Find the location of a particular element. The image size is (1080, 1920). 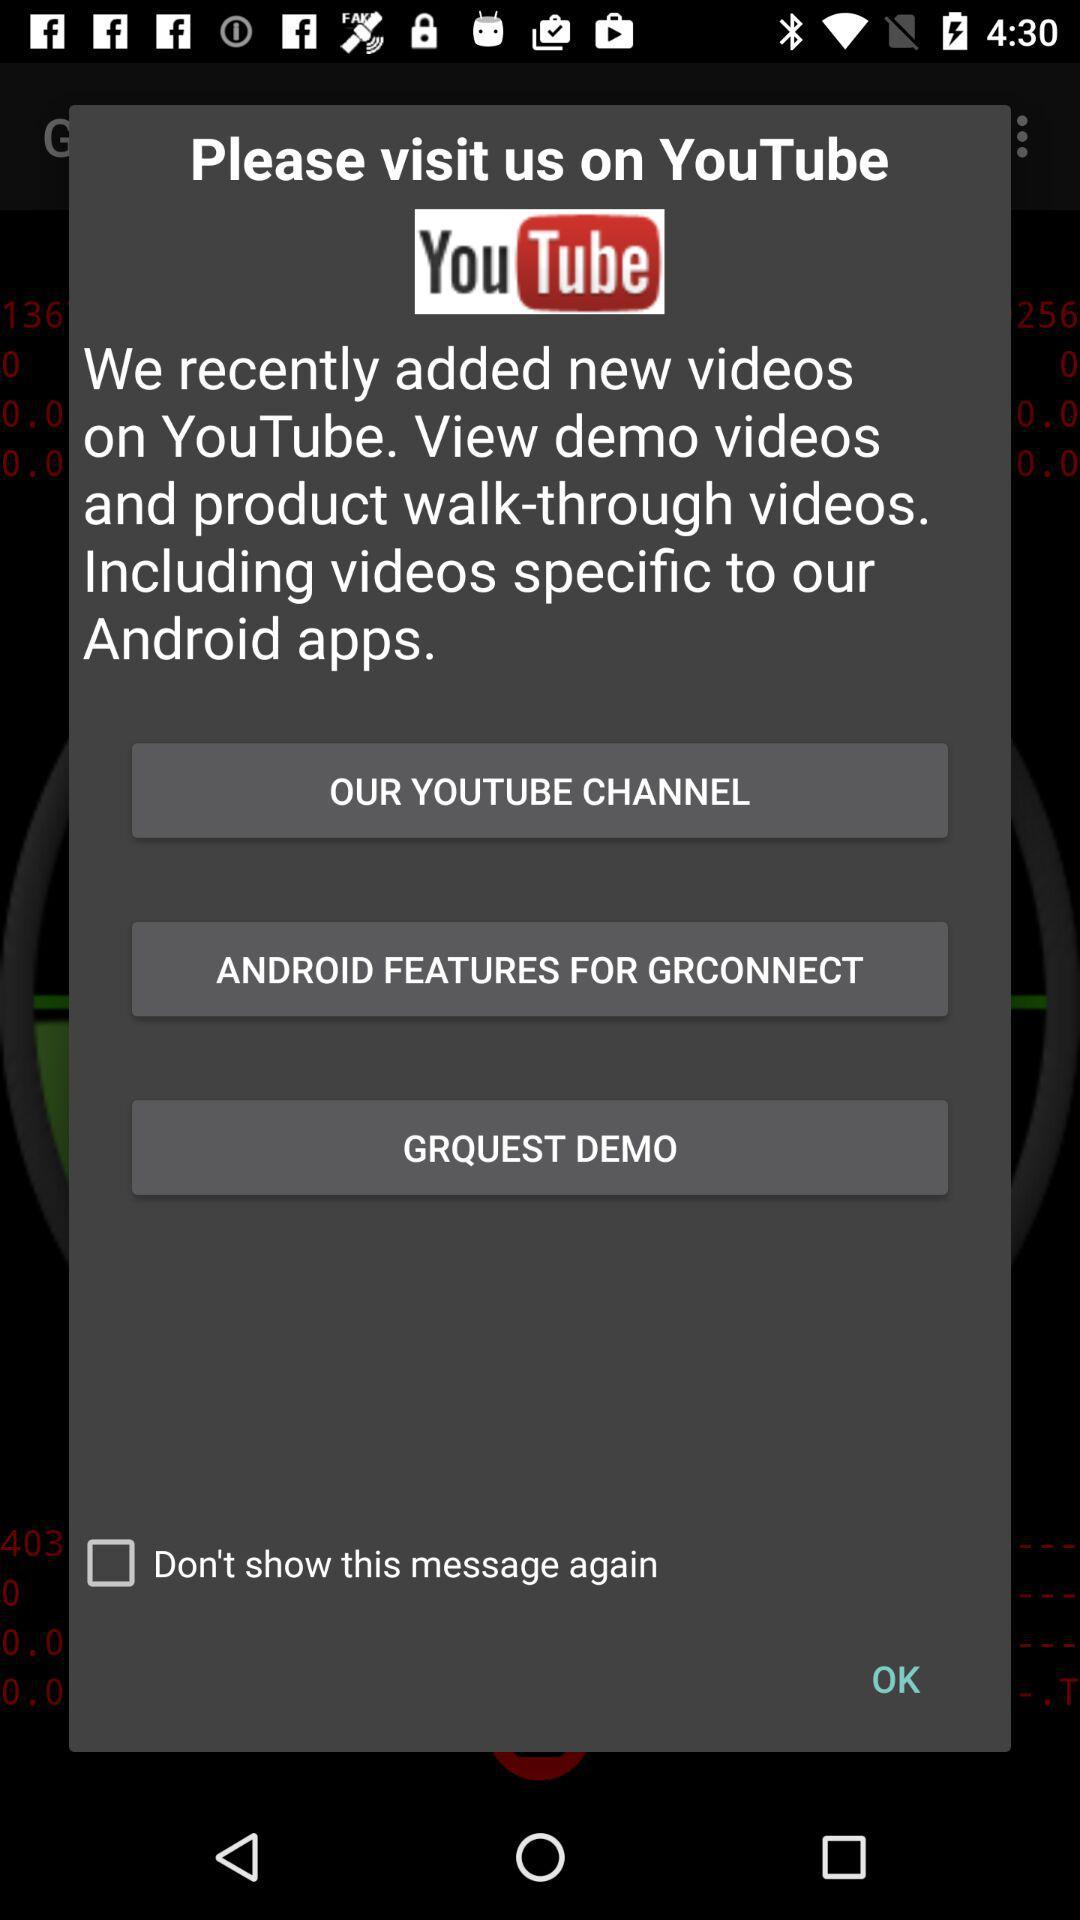

the android features for item is located at coordinates (540, 969).